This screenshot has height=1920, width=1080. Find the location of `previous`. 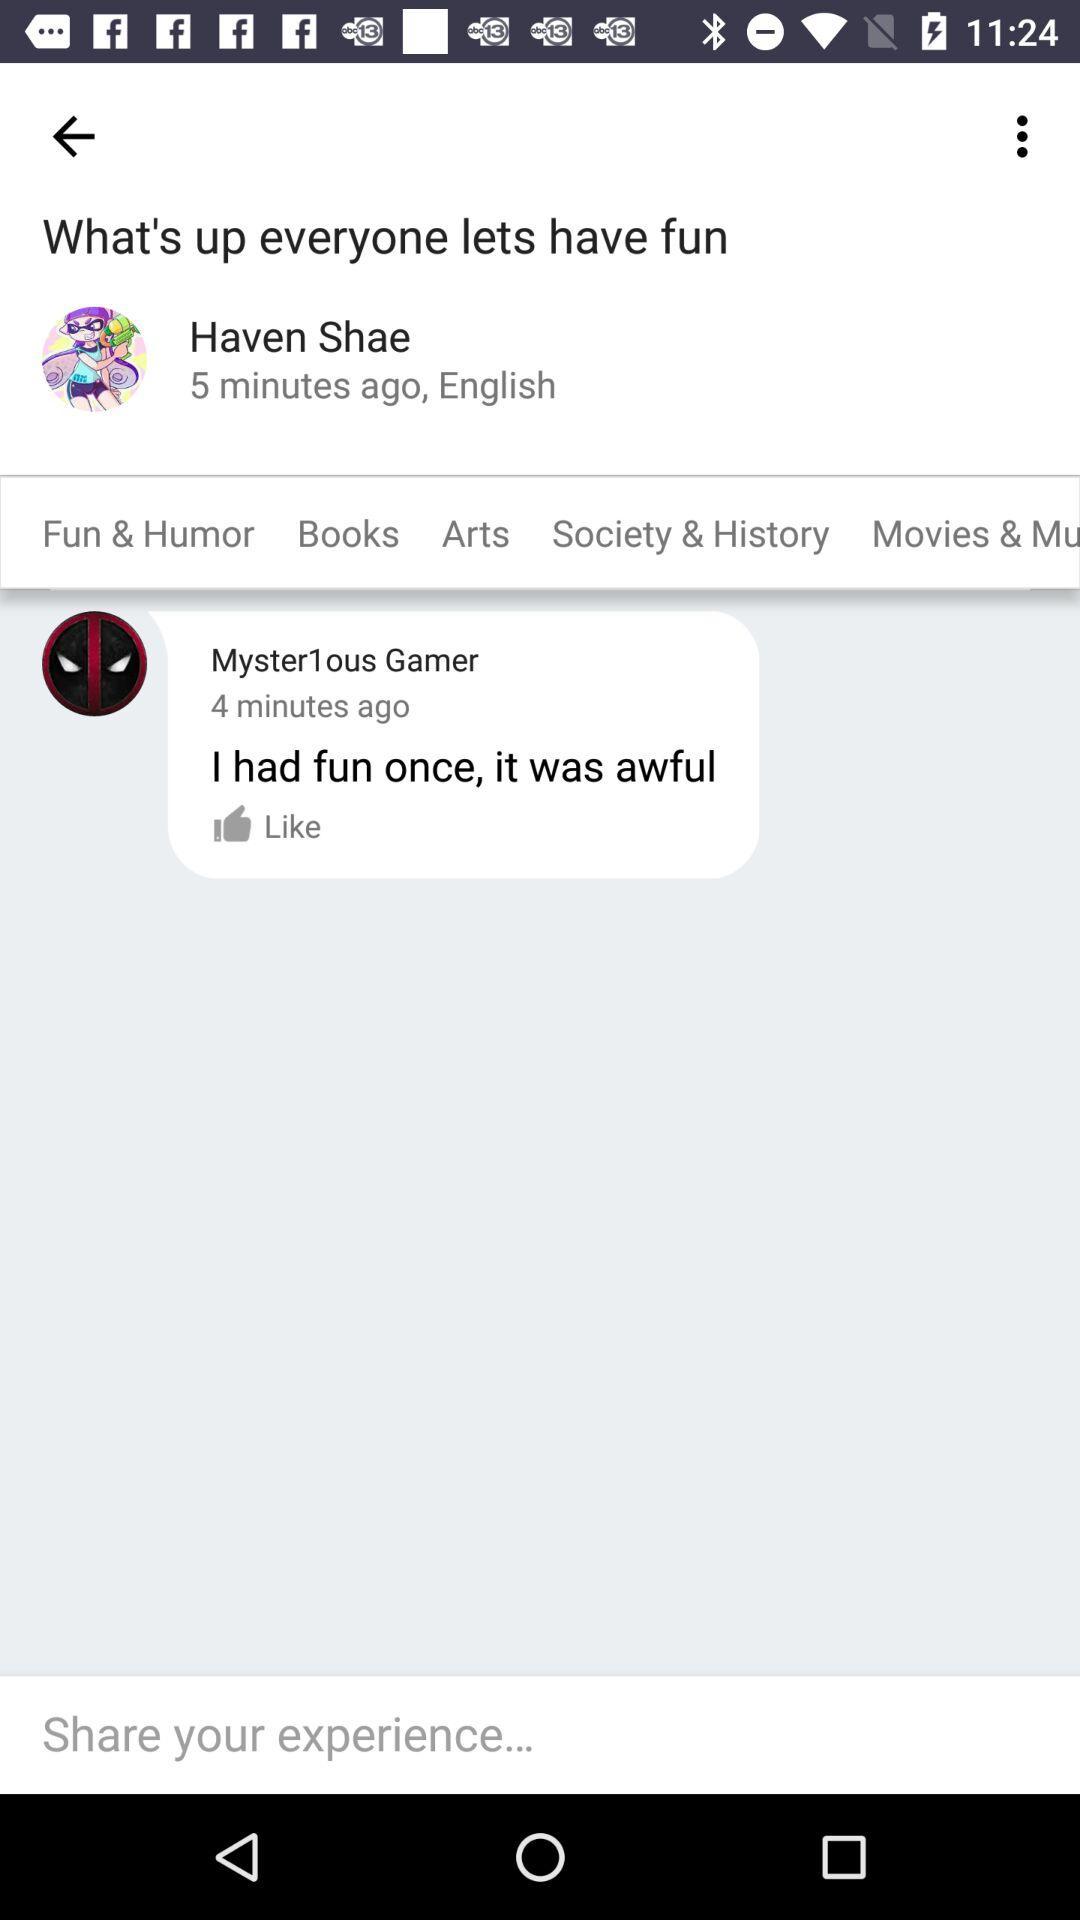

previous is located at coordinates (94, 663).